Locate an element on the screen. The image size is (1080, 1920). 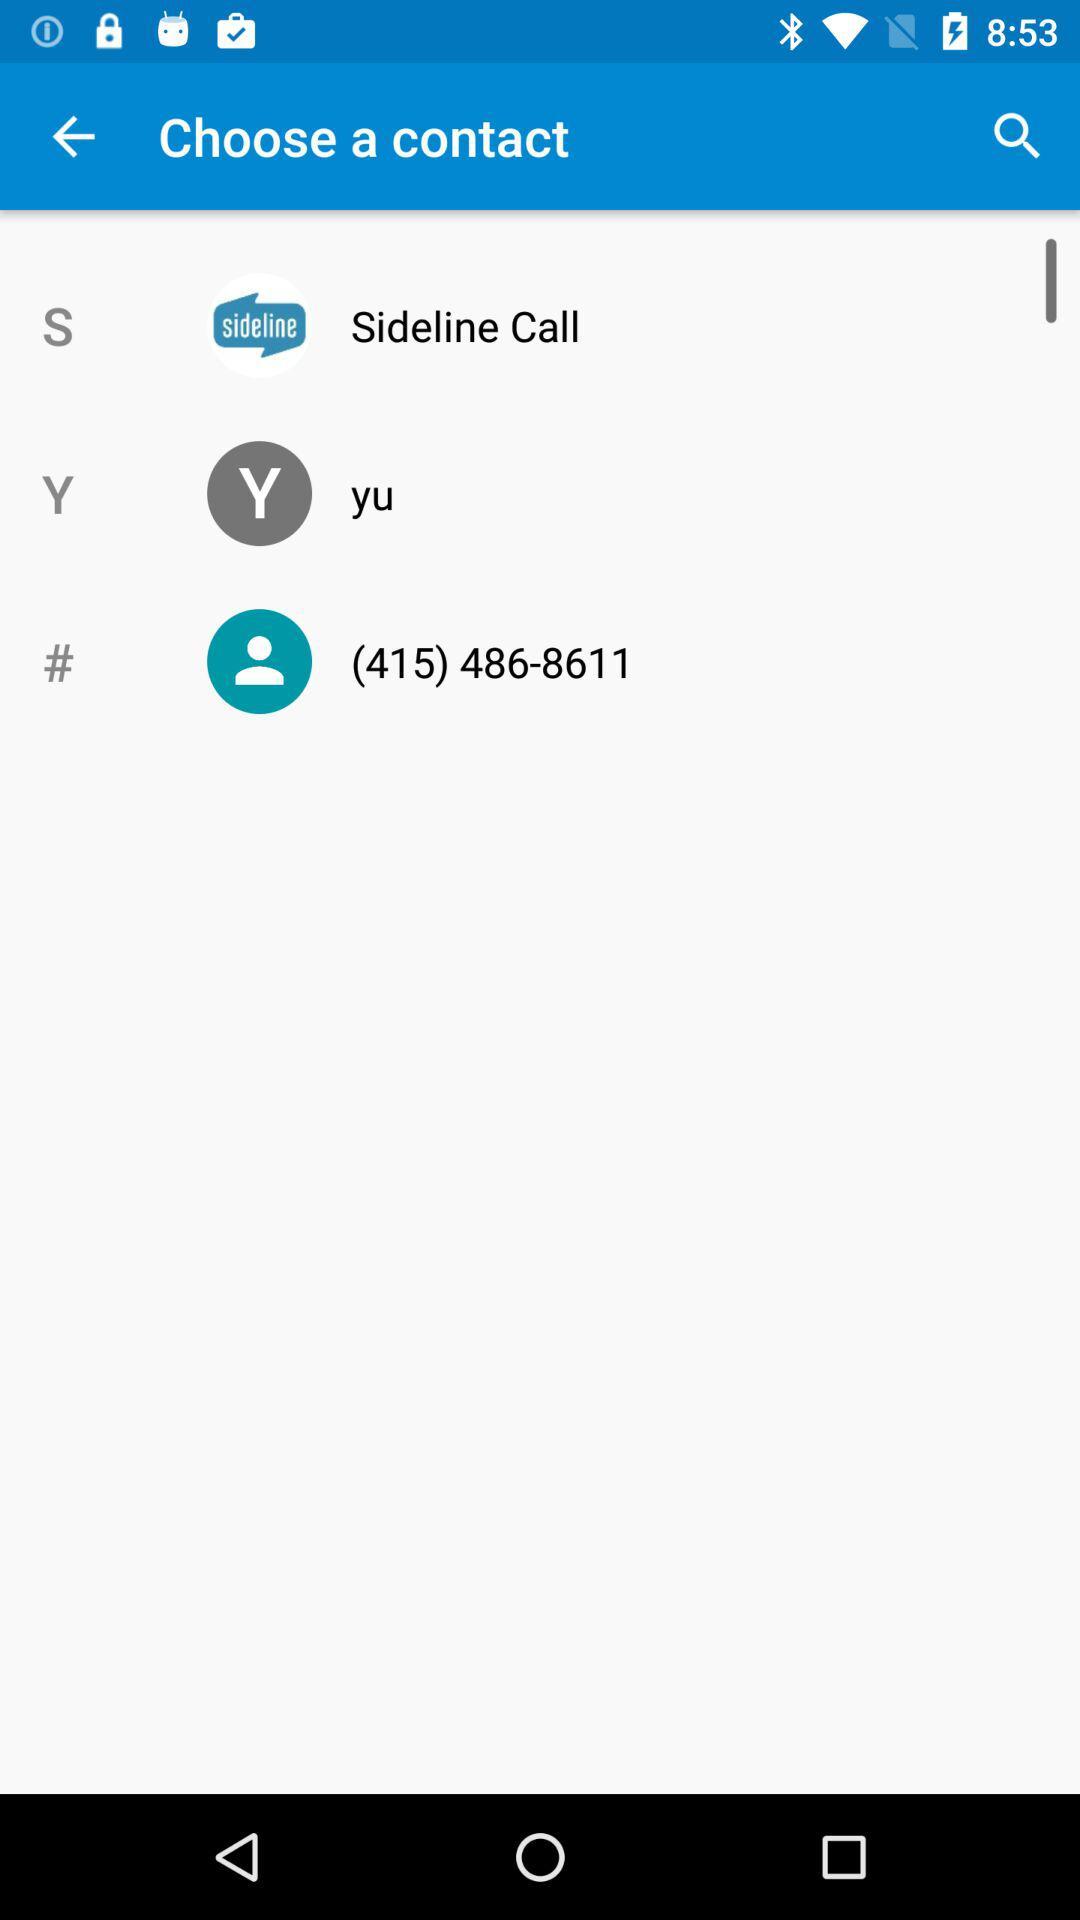
icon at the top right corner is located at coordinates (1017, 135).